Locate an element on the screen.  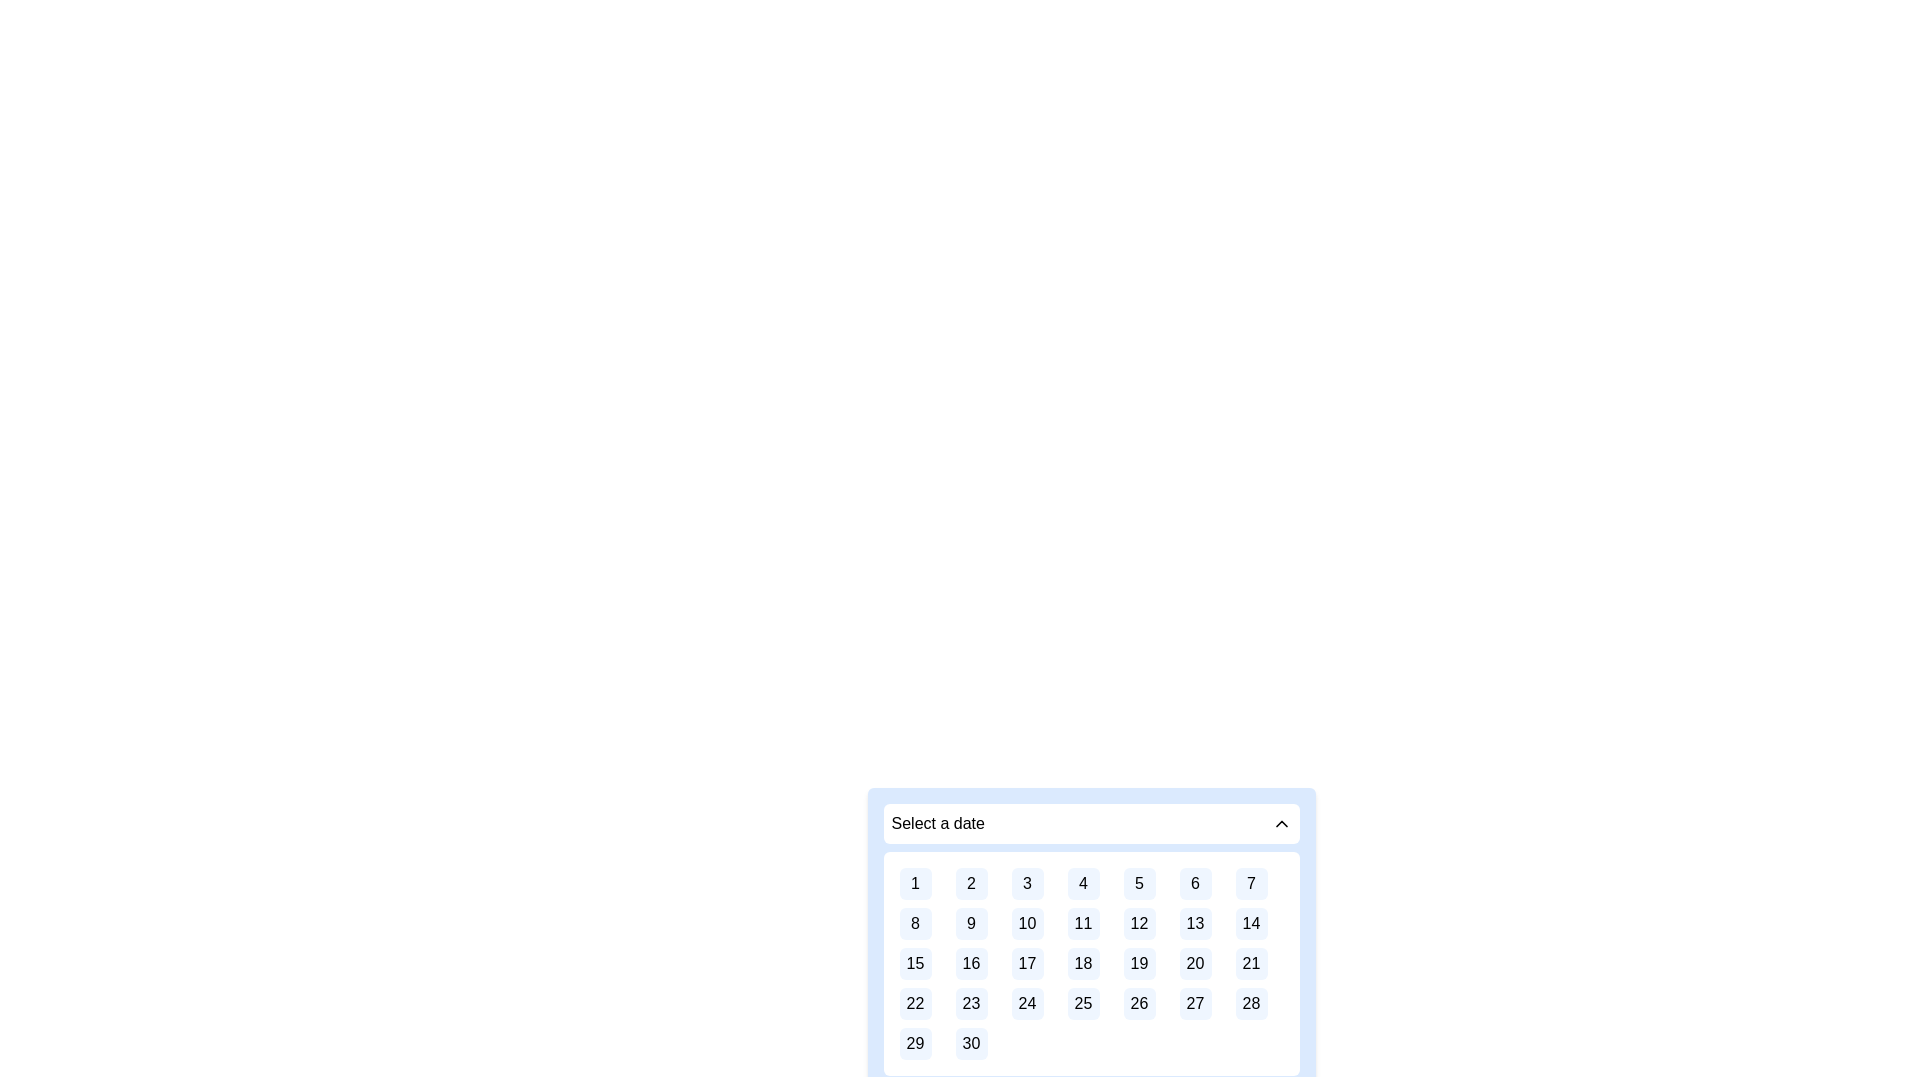
the second item in the first row of the calendar grid is located at coordinates (971, 882).